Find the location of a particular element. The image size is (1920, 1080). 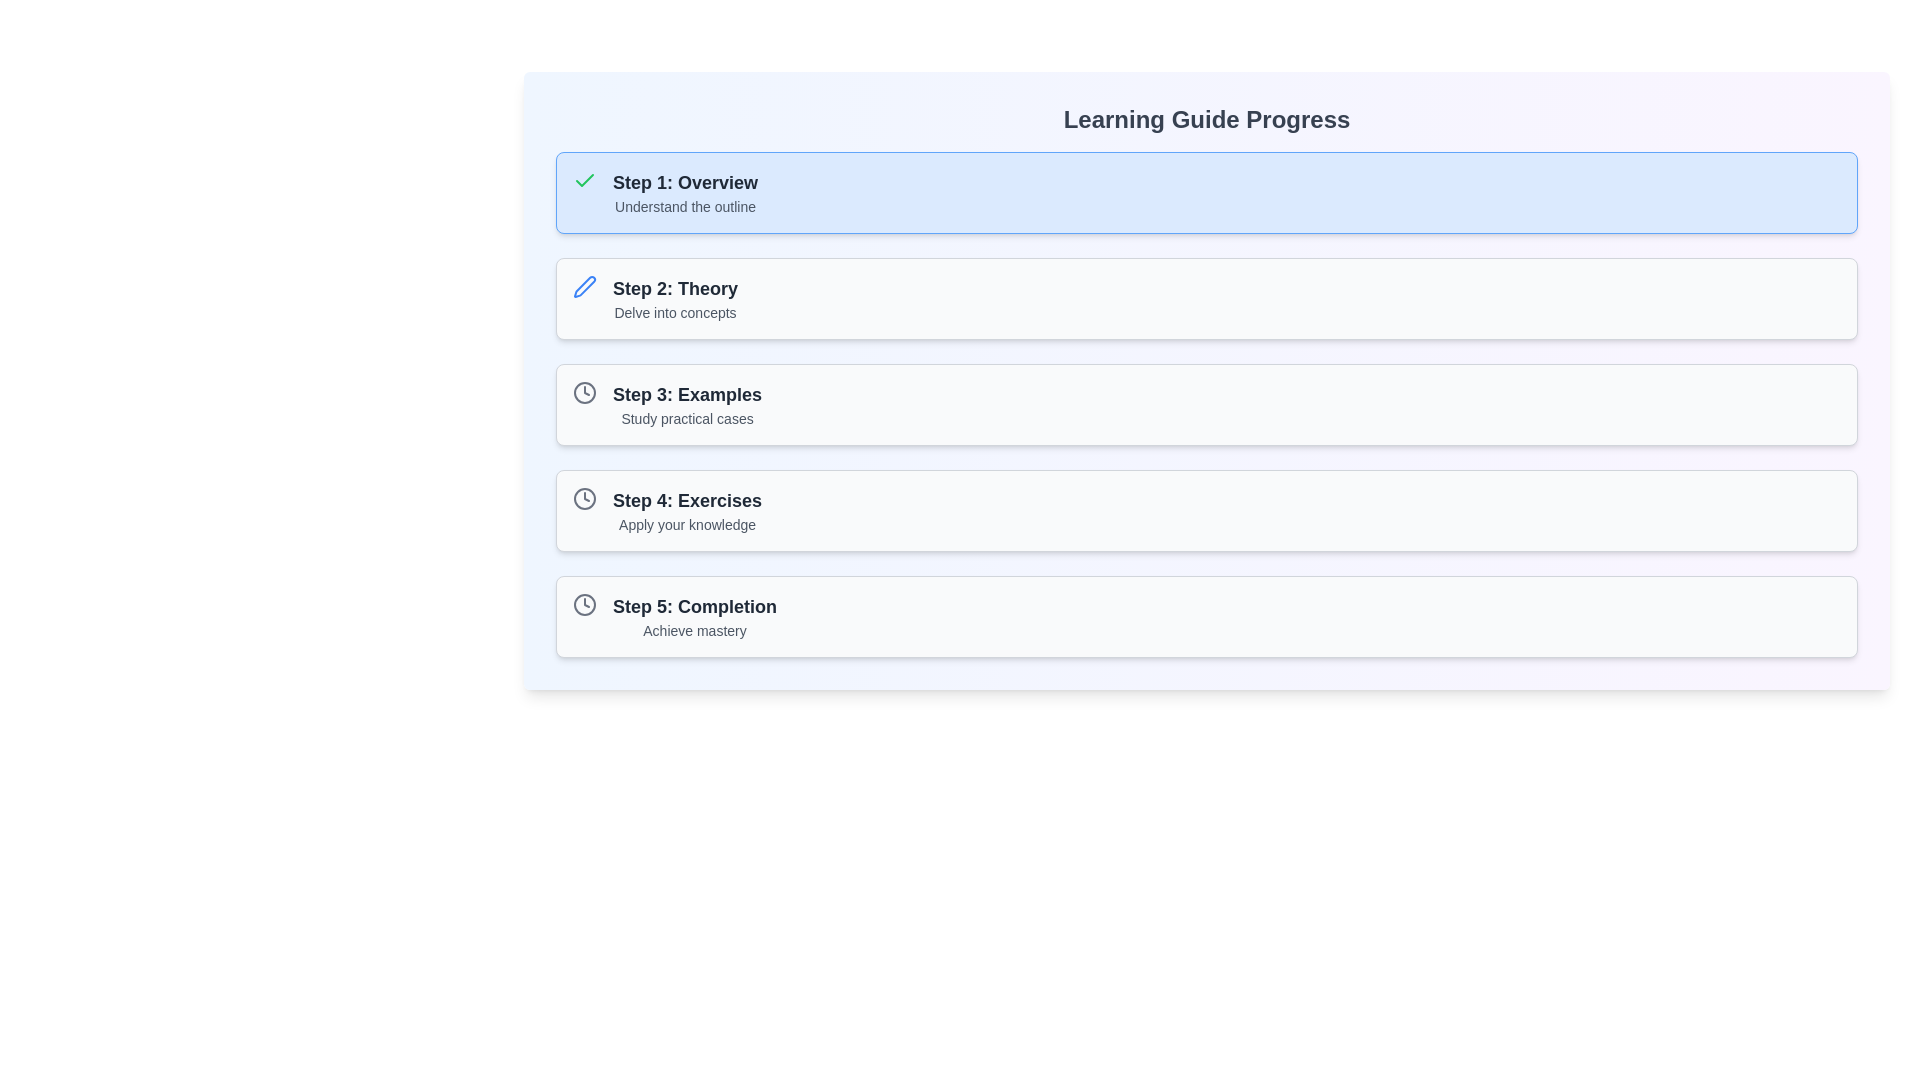

the introductory Text group element in the learning guide, which provides the step's title and brief description, located to the right of a green checkmark icon is located at coordinates (685, 192).